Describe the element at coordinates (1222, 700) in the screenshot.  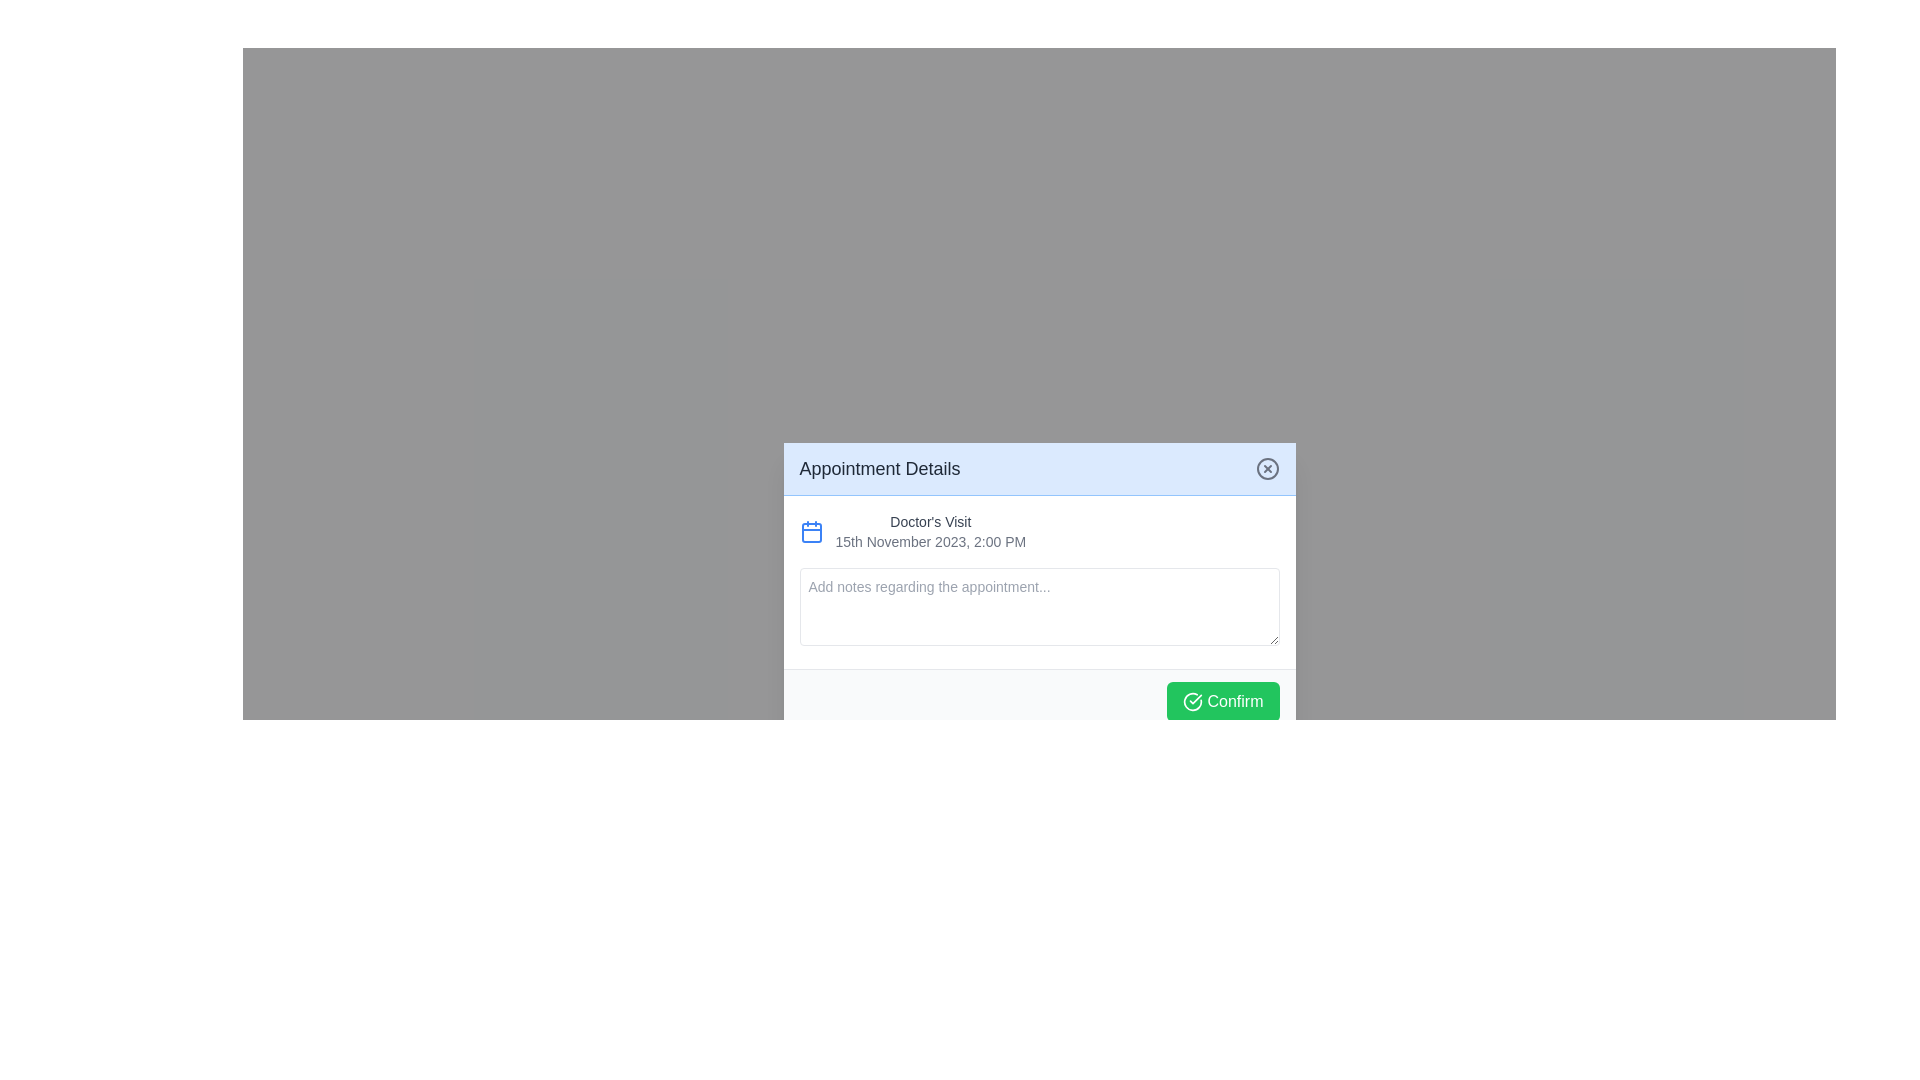
I see `the confirmation button located at the bottom-right corner of the 'Appointment Details' dialog box` at that location.